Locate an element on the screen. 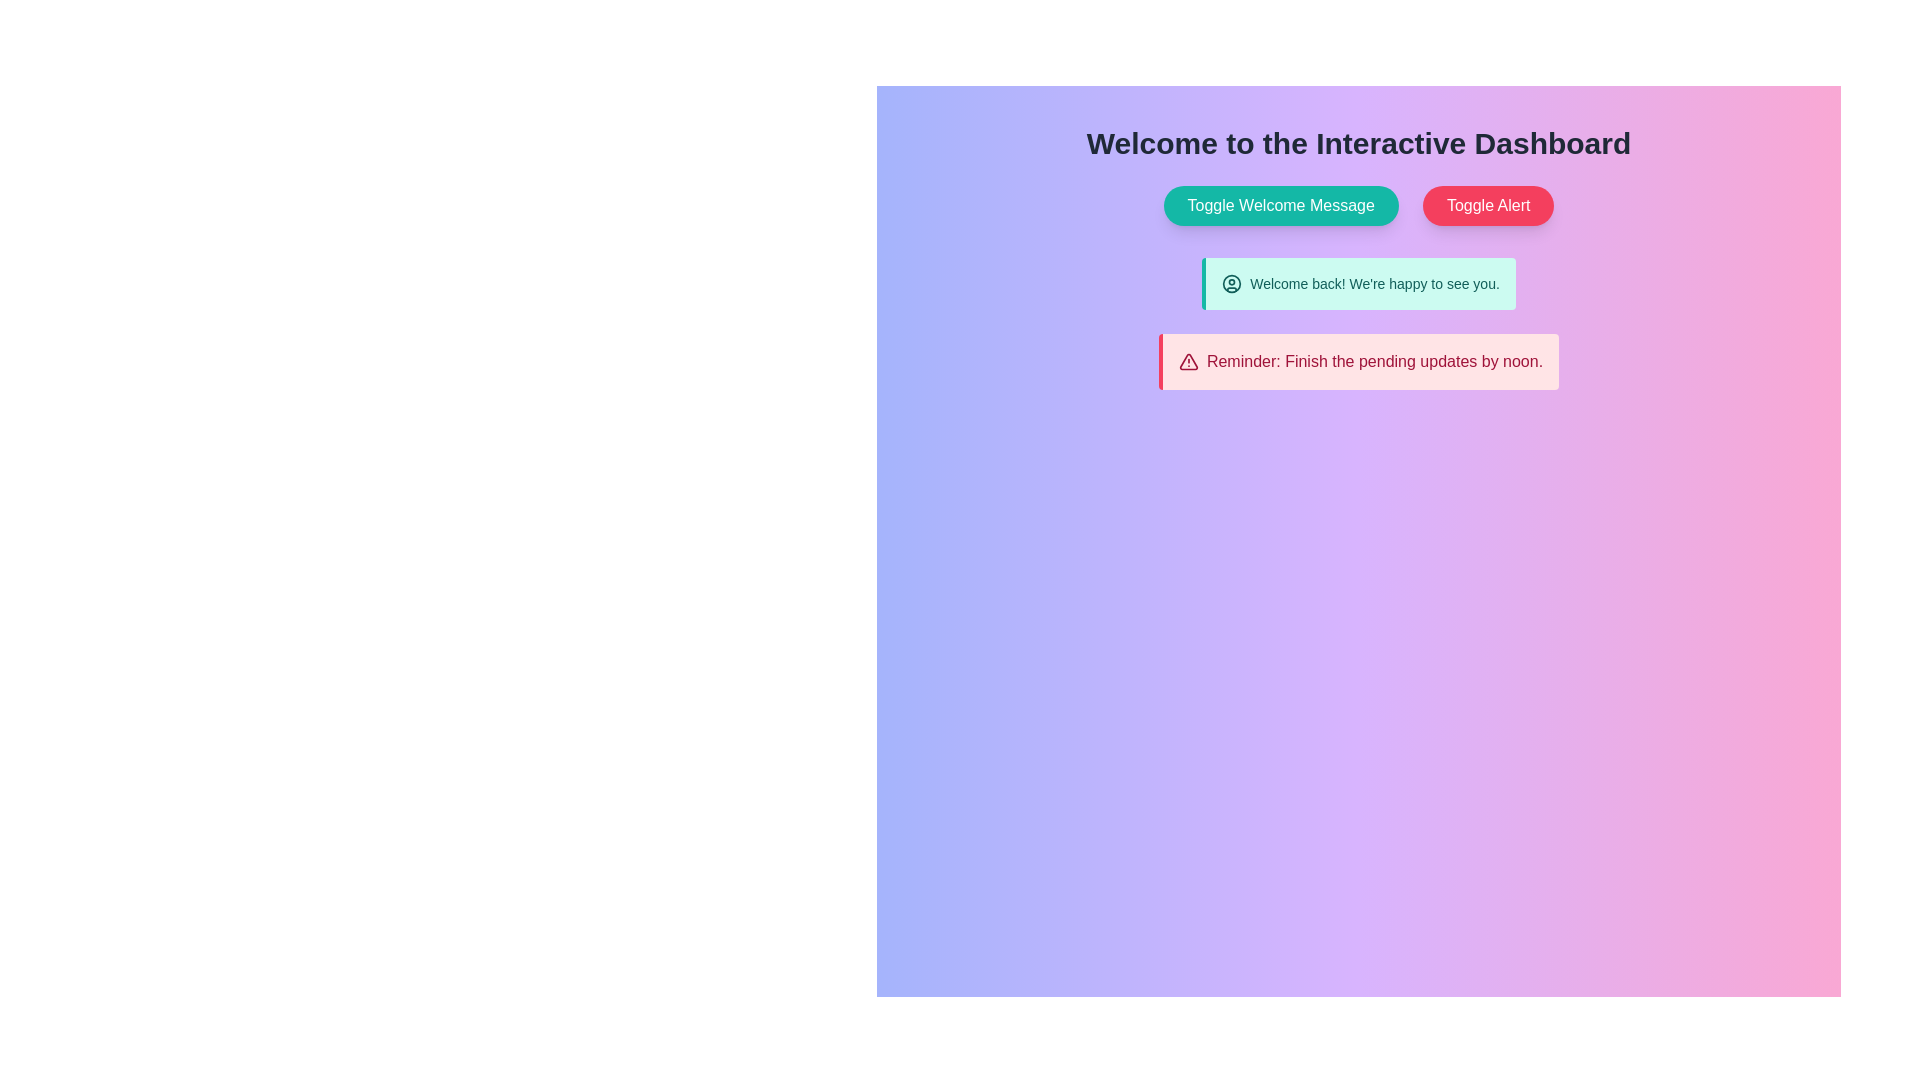 The width and height of the screenshot is (1920, 1080). the red triangular alert icon located to the left of the notification box that reads 'Reminder: Finish the pending updates by noon.' is located at coordinates (1188, 362).